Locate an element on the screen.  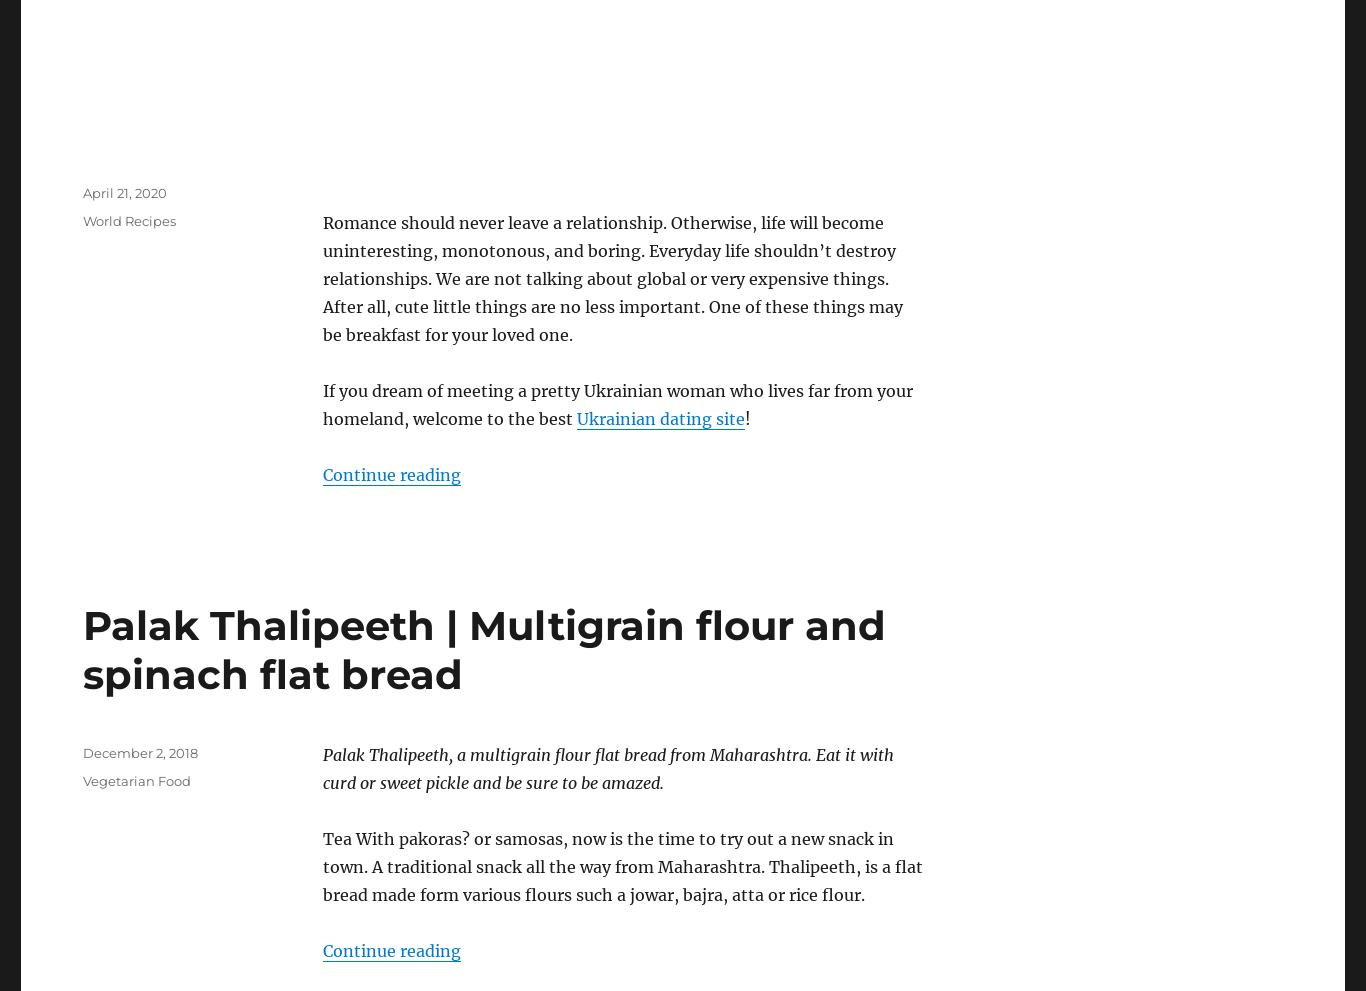
'Palak Thalipeeth | Multigrain flour and spinach flat bread' is located at coordinates (83, 648).